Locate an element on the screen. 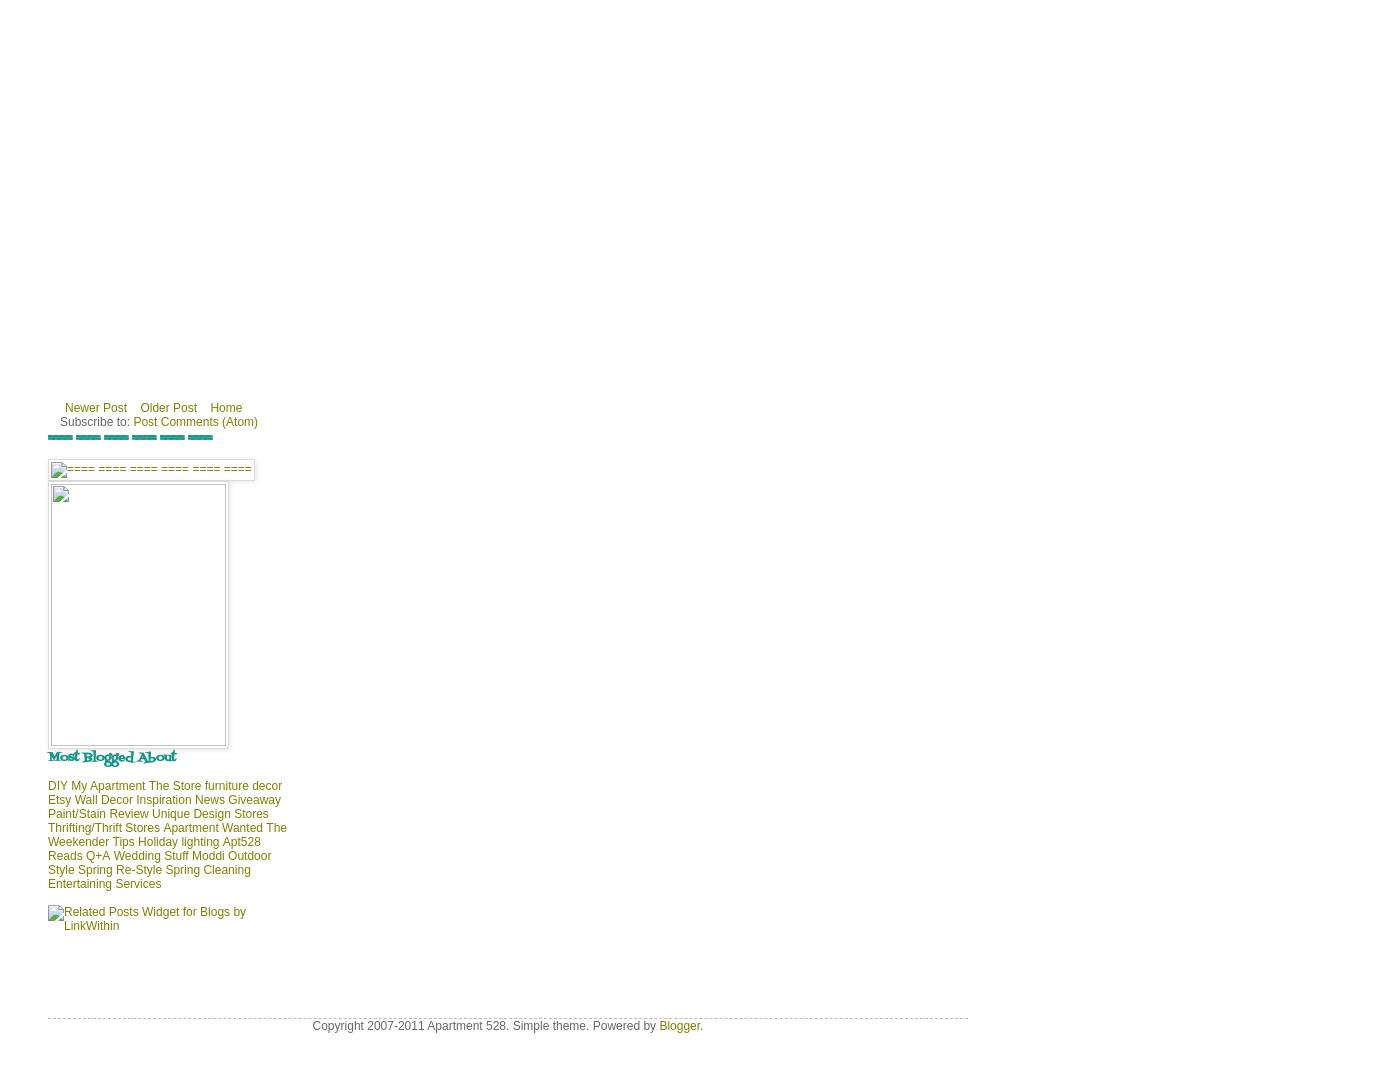 This screenshot has width=1374, height=1065. 'Q+A' is located at coordinates (96, 856).